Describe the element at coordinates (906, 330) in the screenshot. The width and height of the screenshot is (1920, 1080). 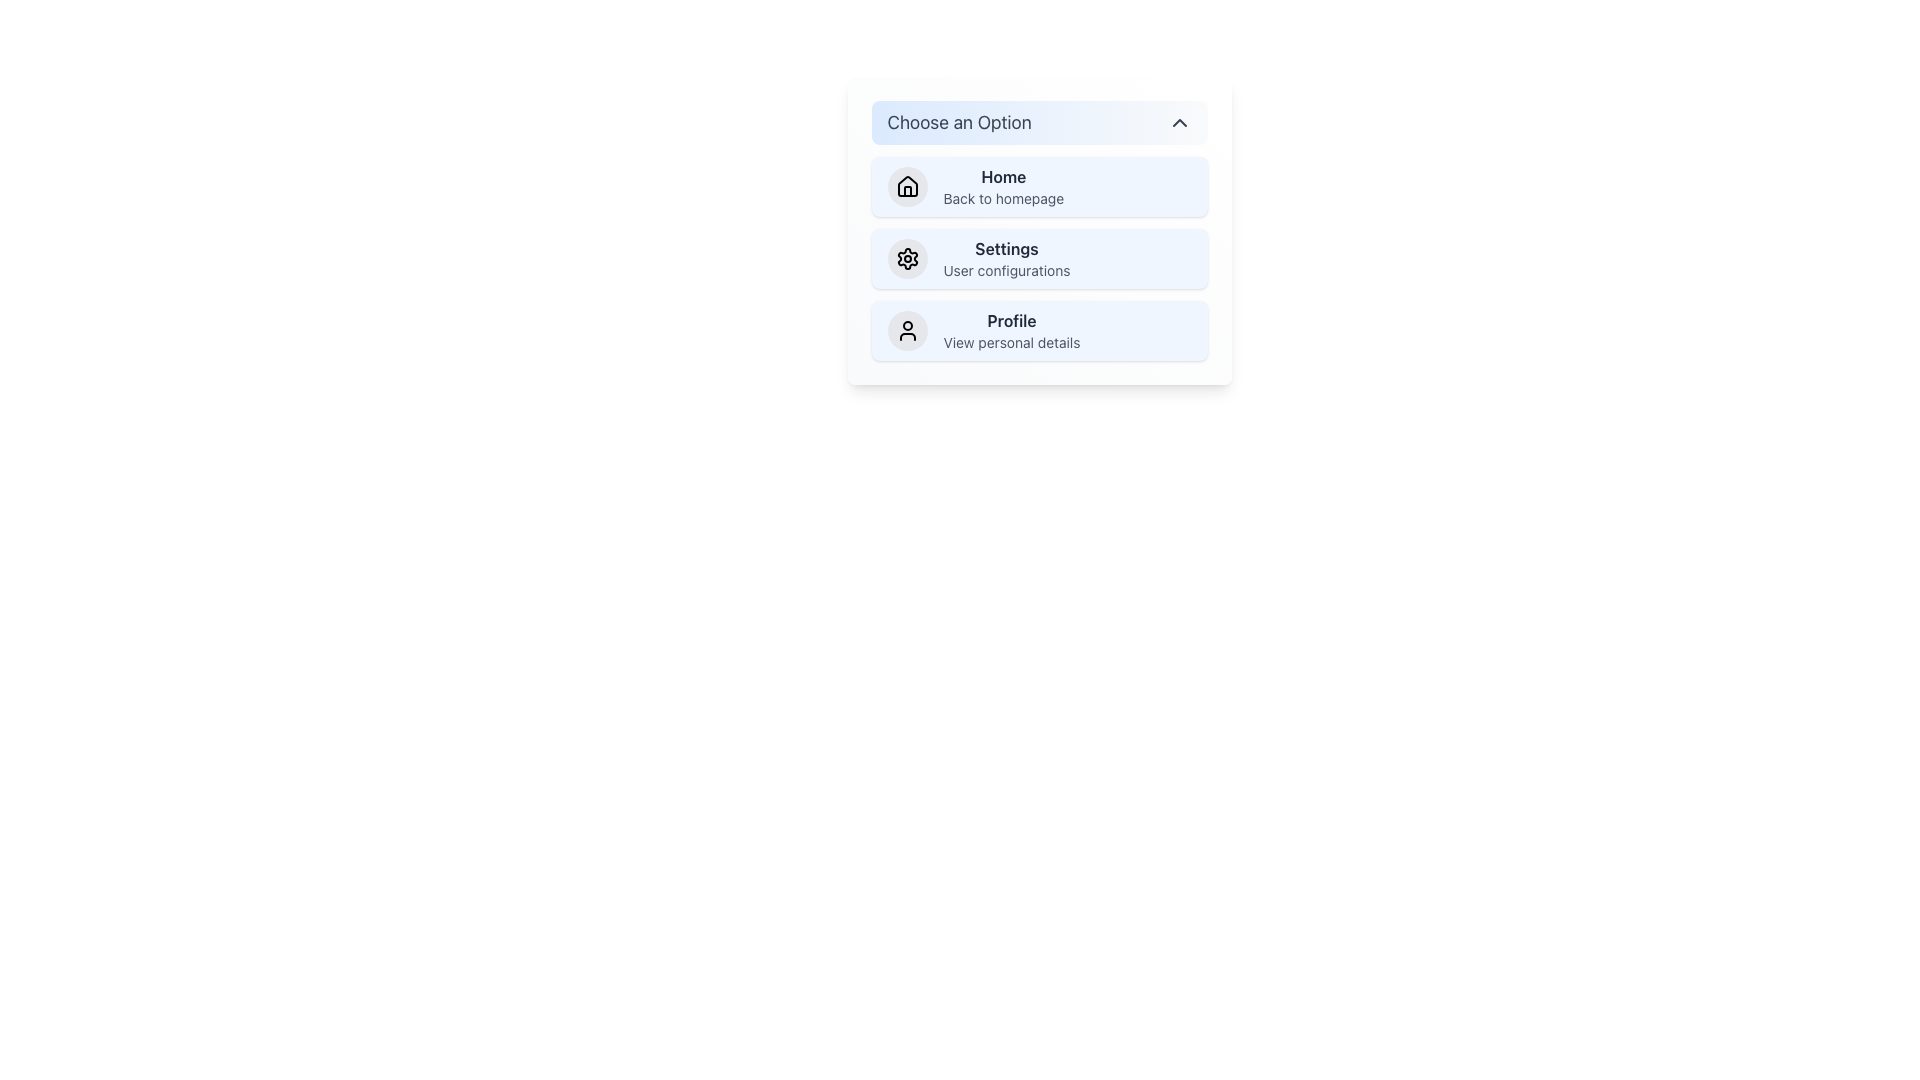
I see `the profile icon with a circular gray background located in the 'Profile' section, positioned next to the text labels 'Profile' and 'View personal details'` at that location.